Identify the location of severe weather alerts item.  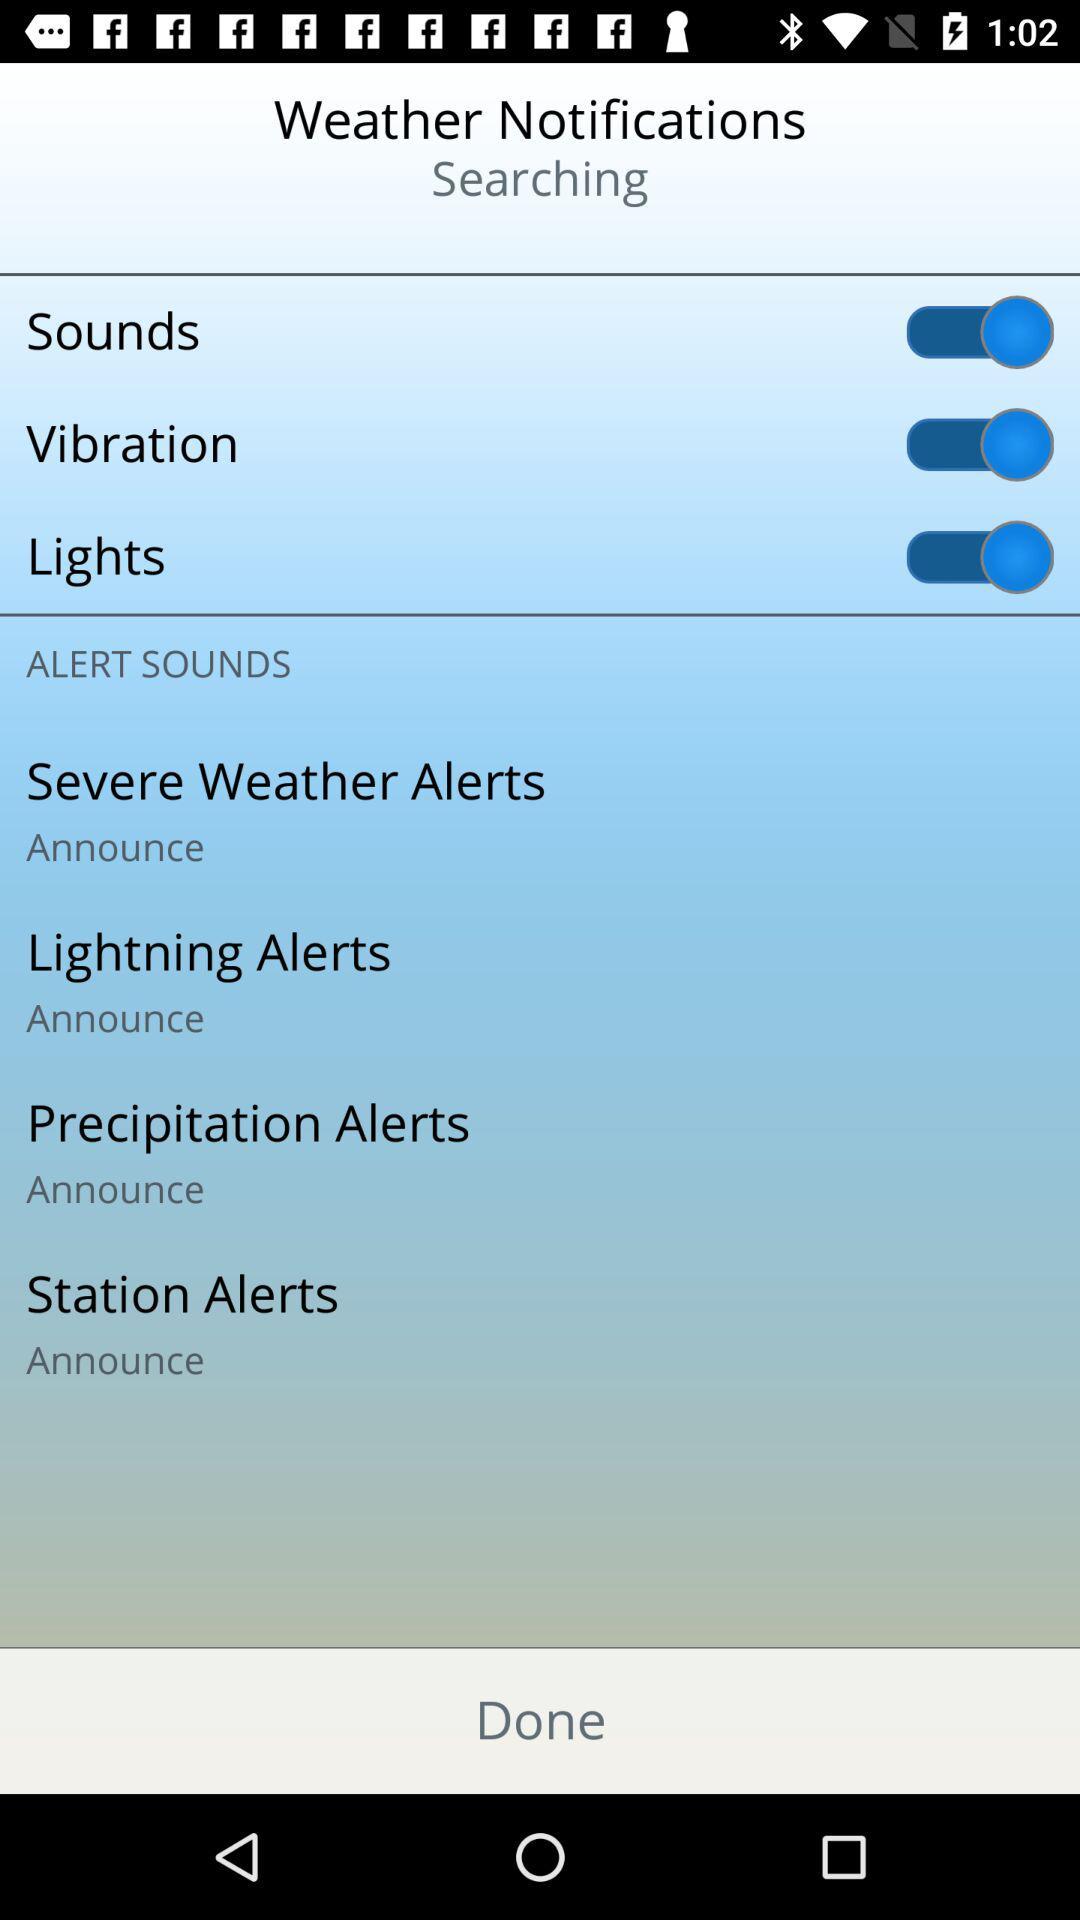
(540, 811).